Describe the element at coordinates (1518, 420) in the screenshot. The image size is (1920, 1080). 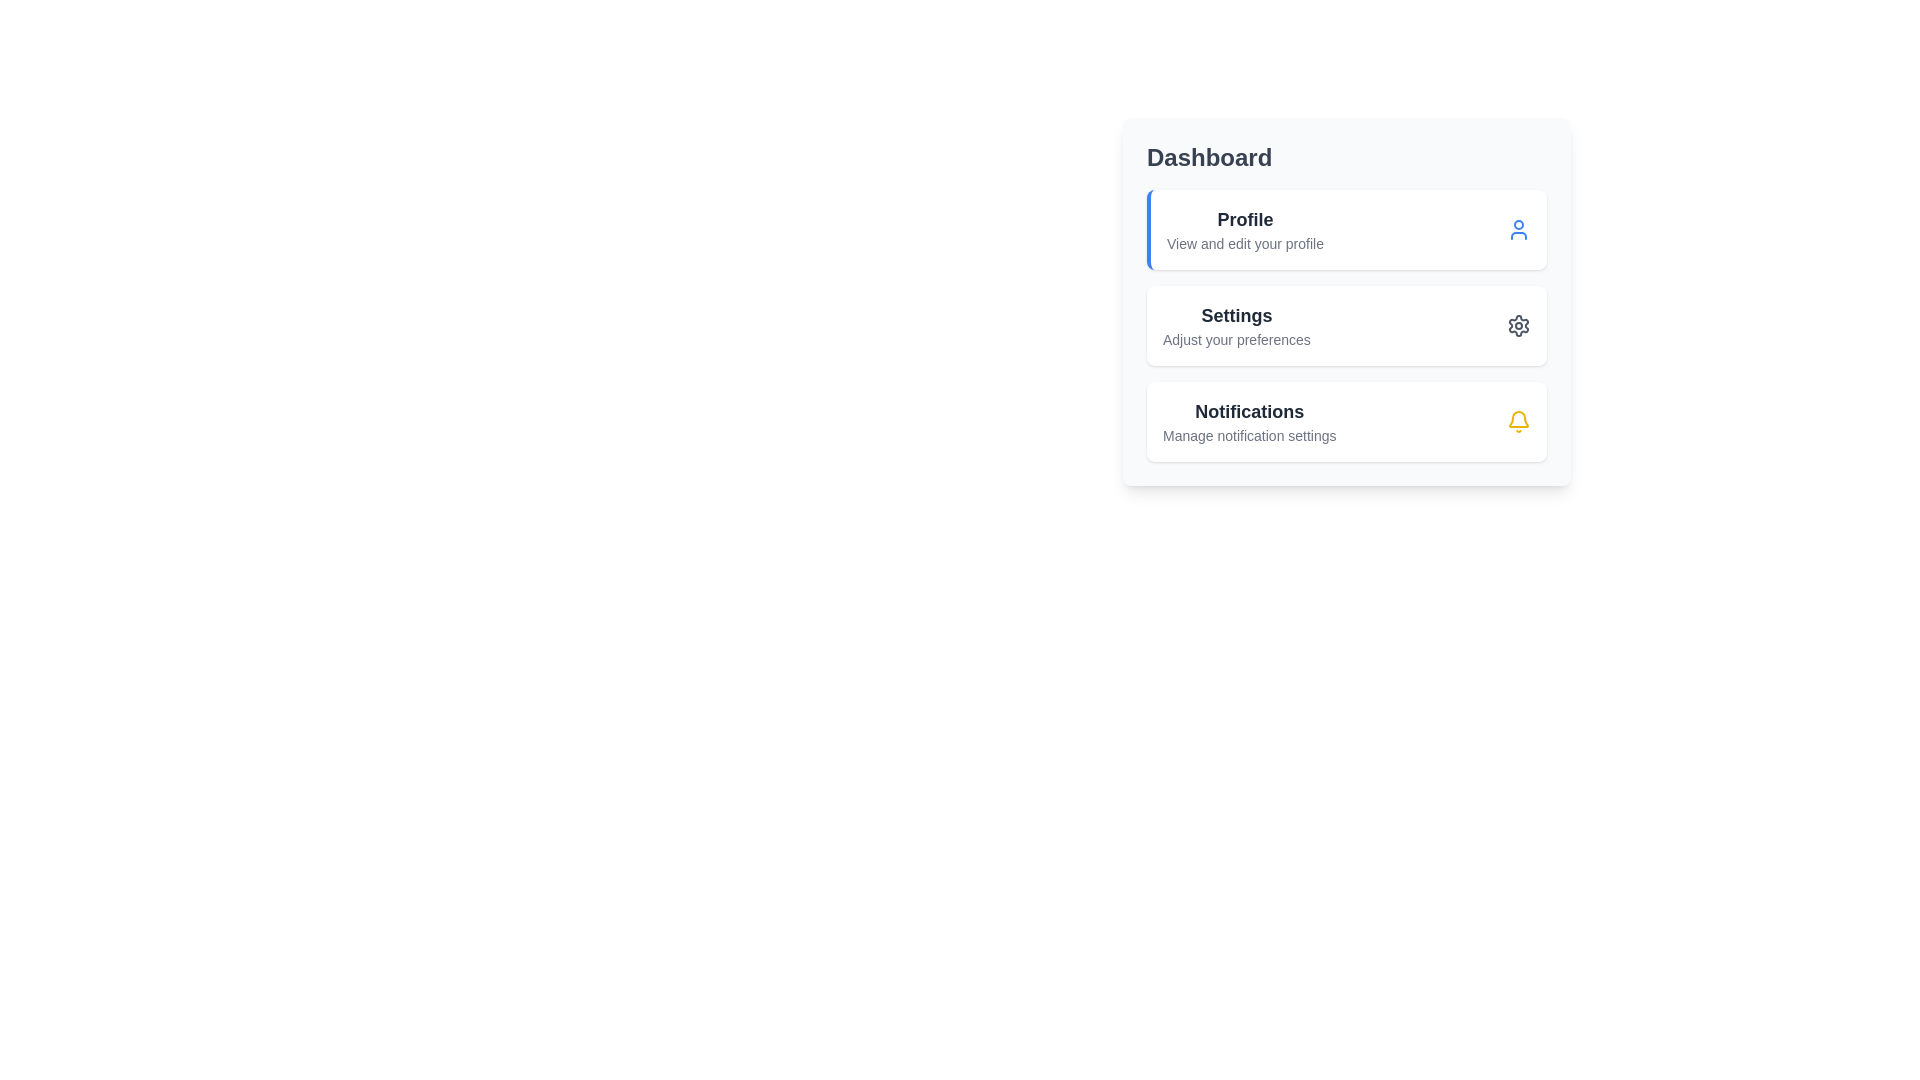
I see `the yellow bell-shaped icon with a circular alert on its top center located in the 'Notifications' section, adjacent to 'Manage notification settings'` at that location.